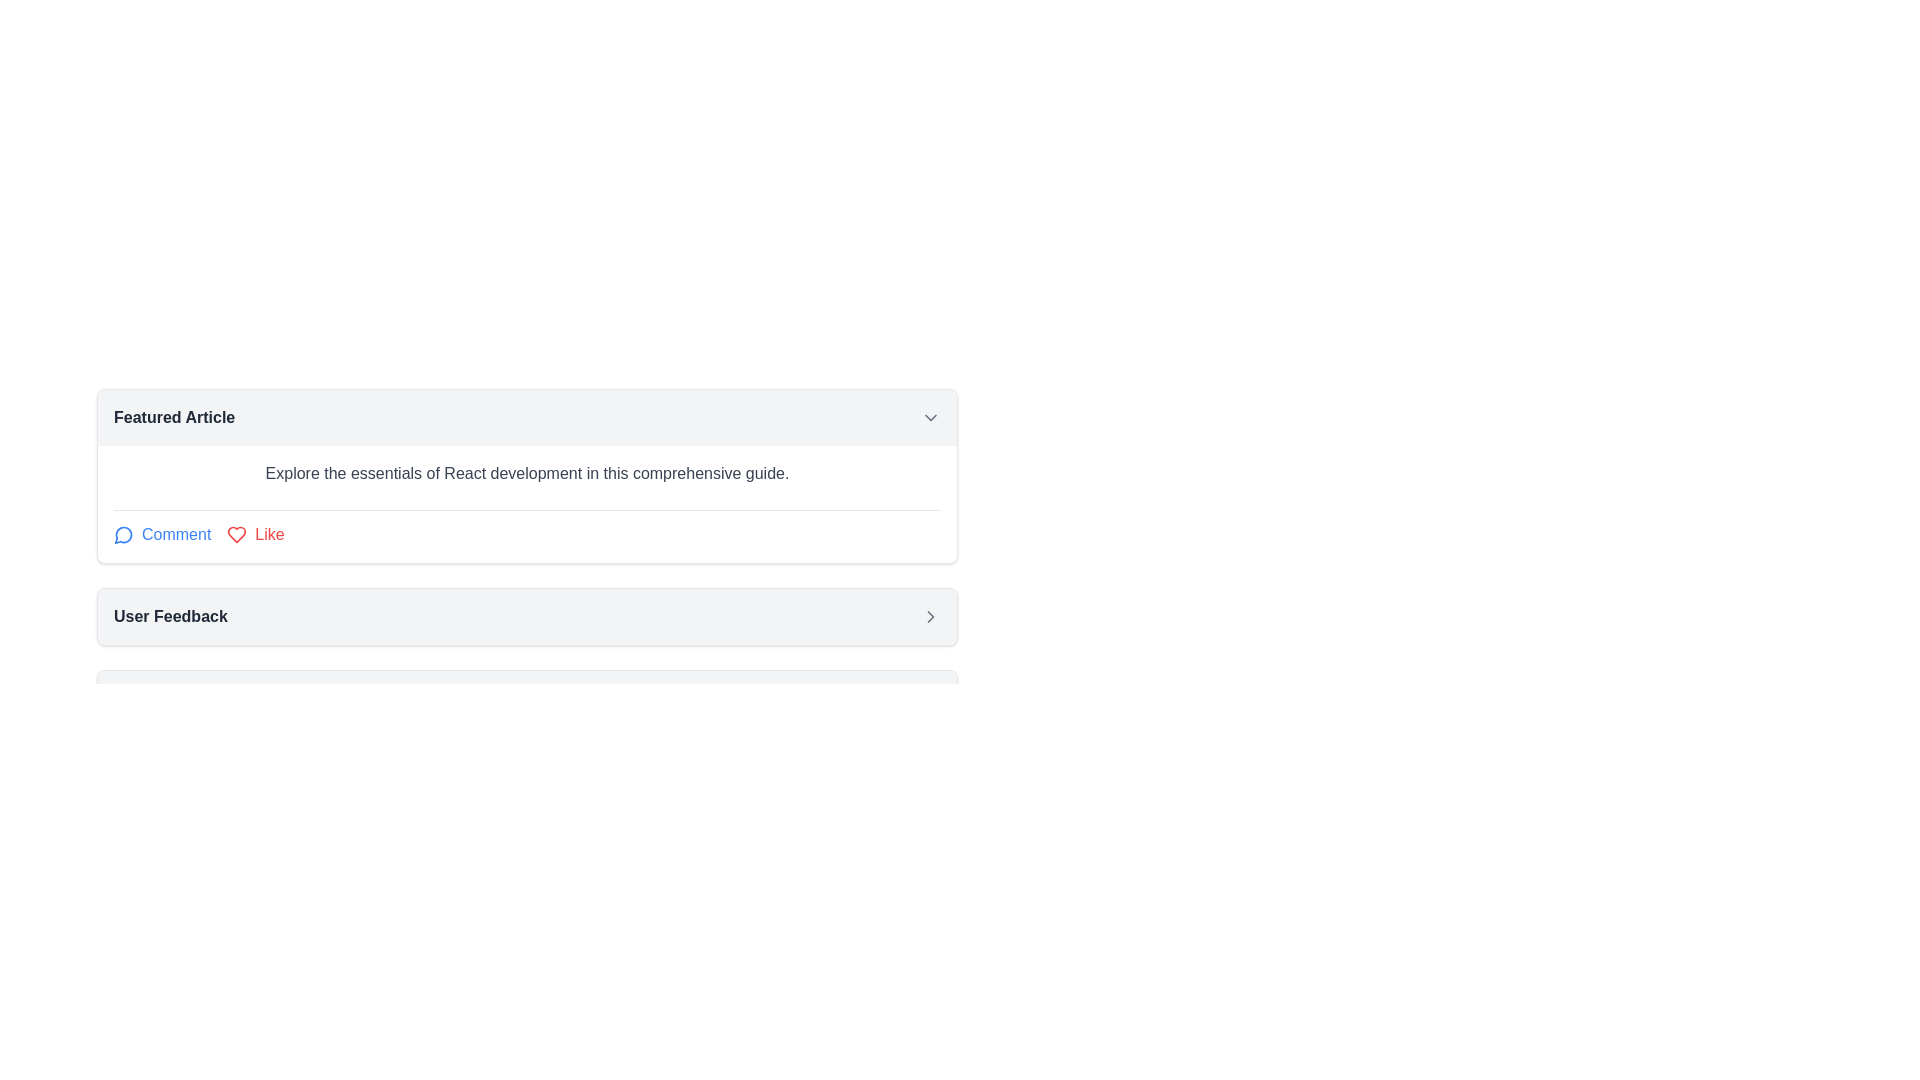 Image resolution: width=1920 pixels, height=1080 pixels. What do you see at coordinates (176, 534) in the screenshot?
I see `the 'Comment' text label, which is styled in blue font and is part of an interactive link-like component` at bounding box center [176, 534].